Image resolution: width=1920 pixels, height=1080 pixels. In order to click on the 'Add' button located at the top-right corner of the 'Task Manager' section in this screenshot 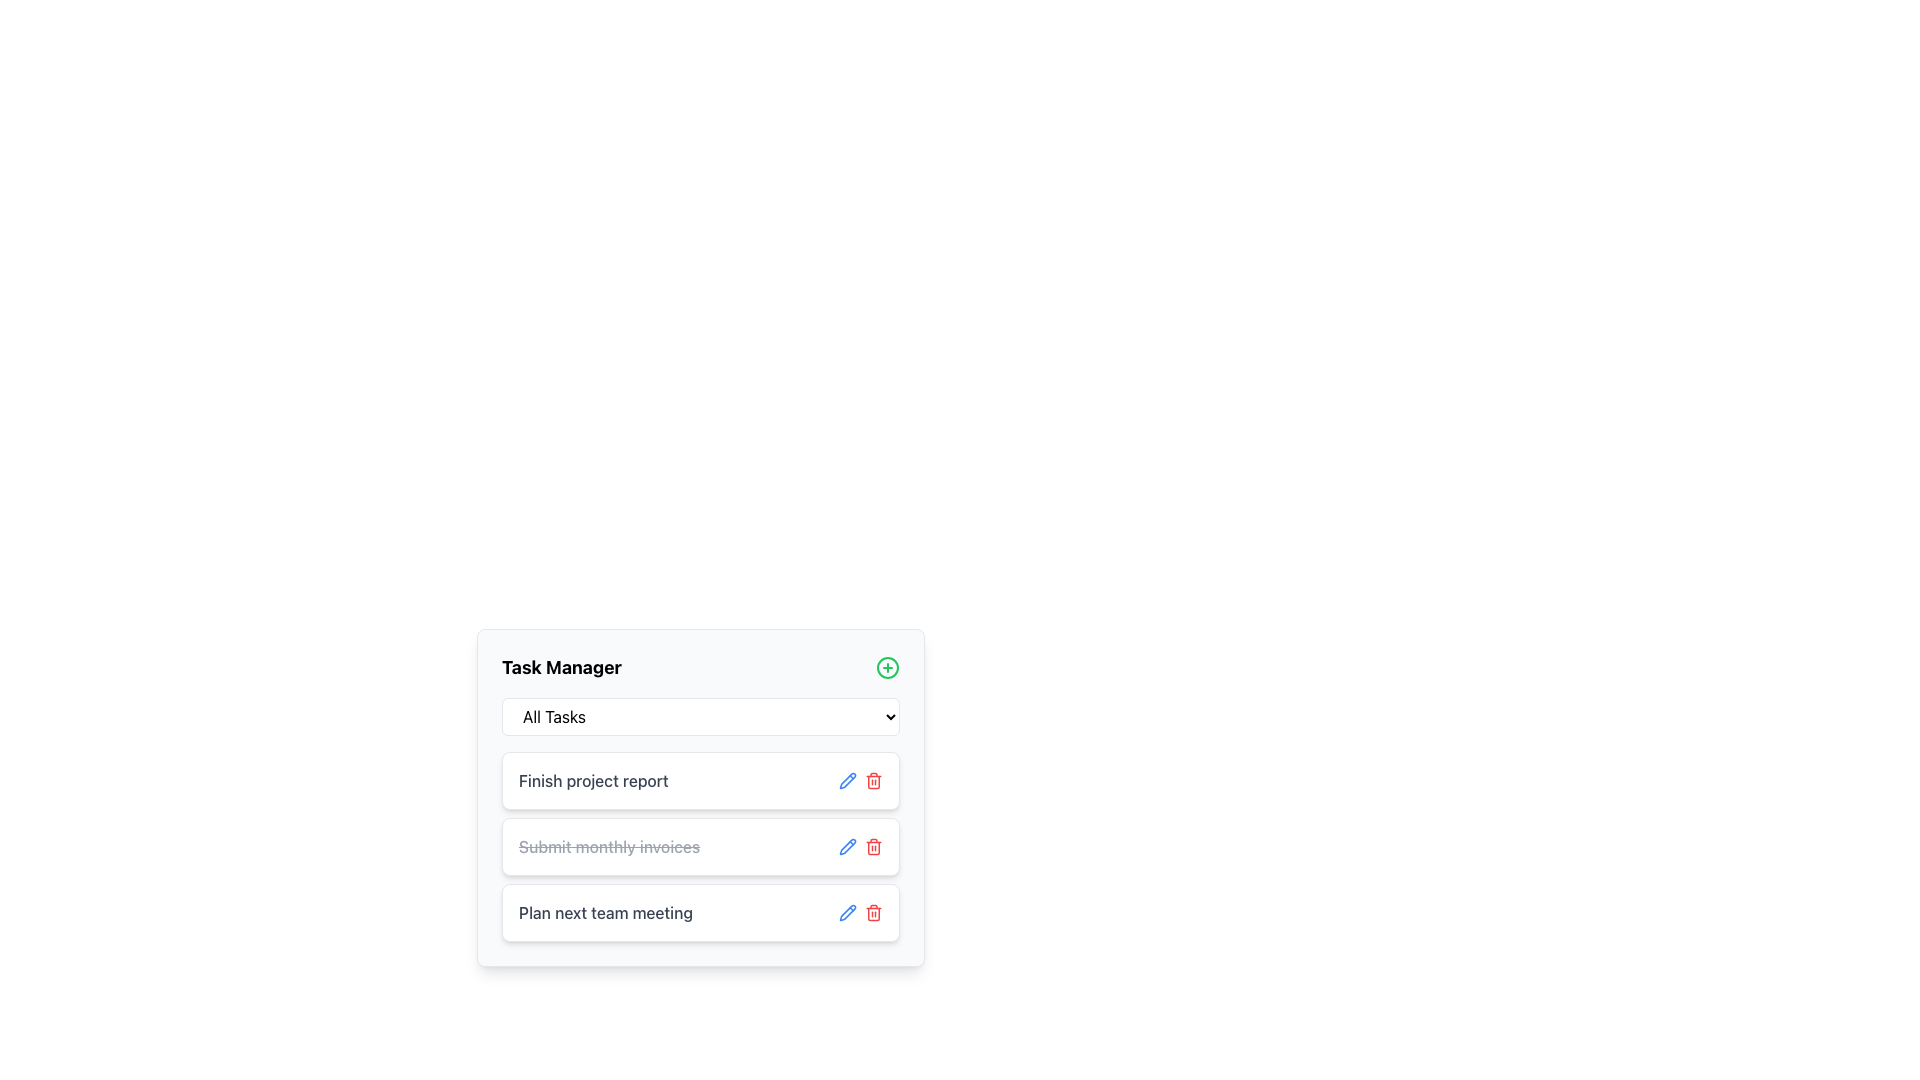, I will do `click(887, 667)`.